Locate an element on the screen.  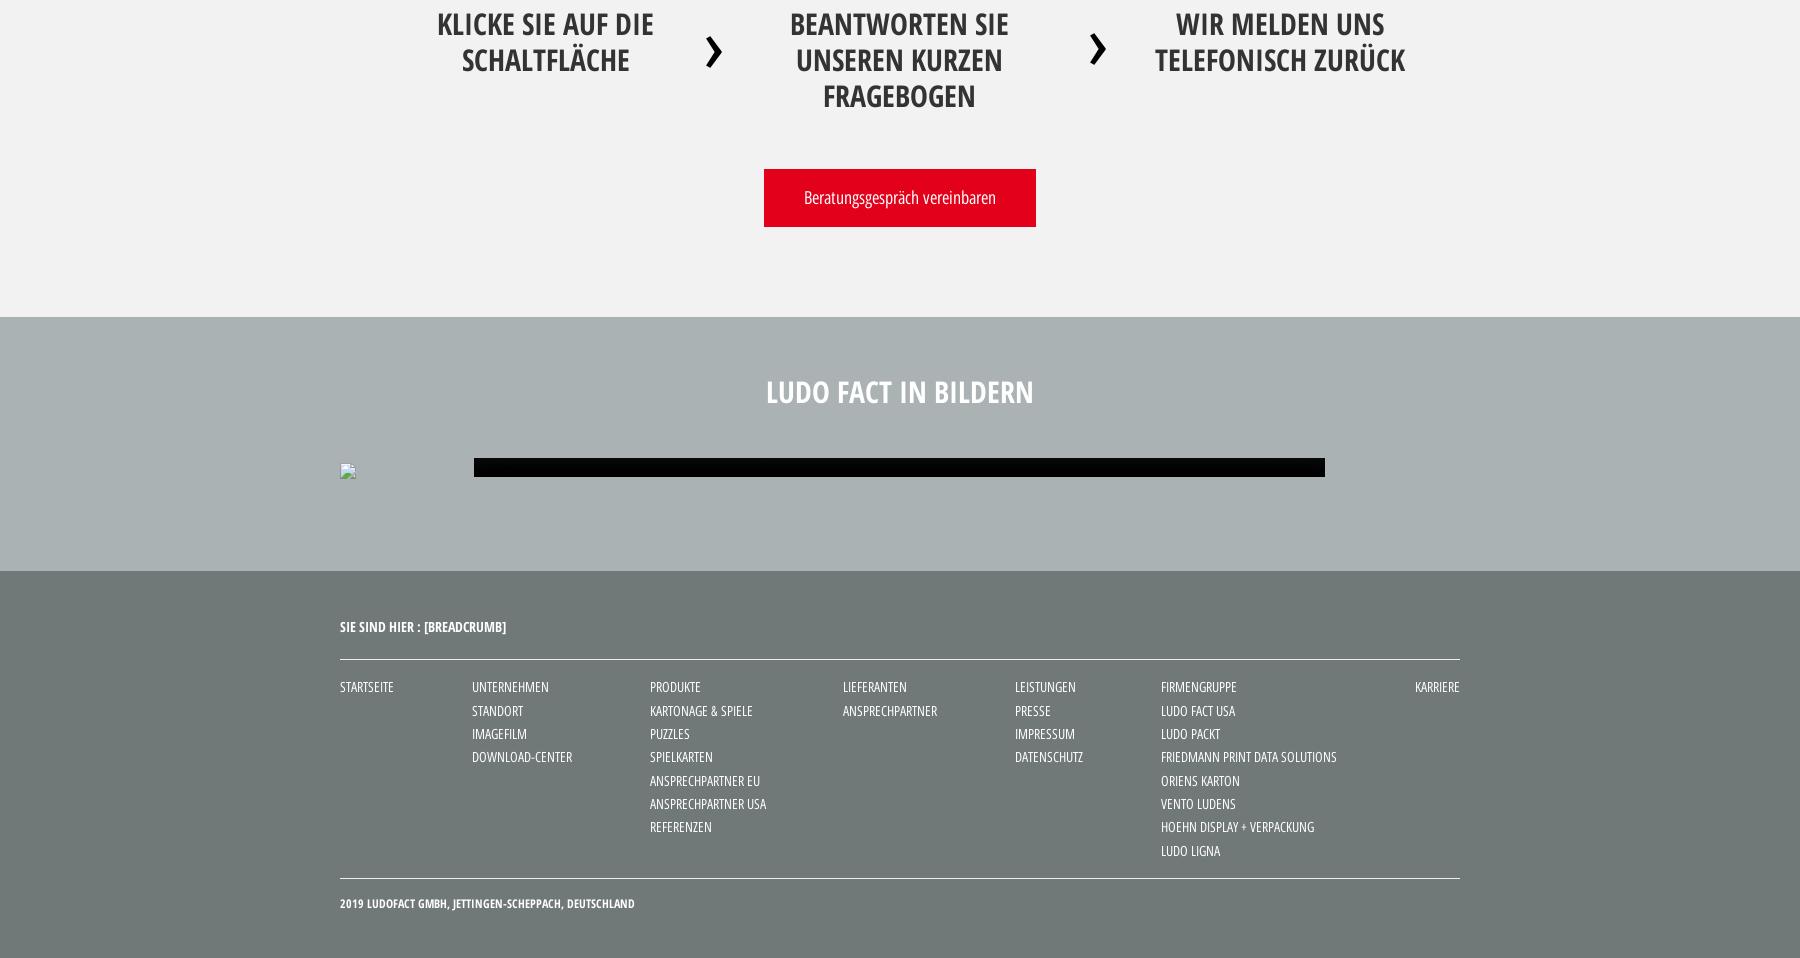
'Vento Ludens' is located at coordinates (1197, 803).